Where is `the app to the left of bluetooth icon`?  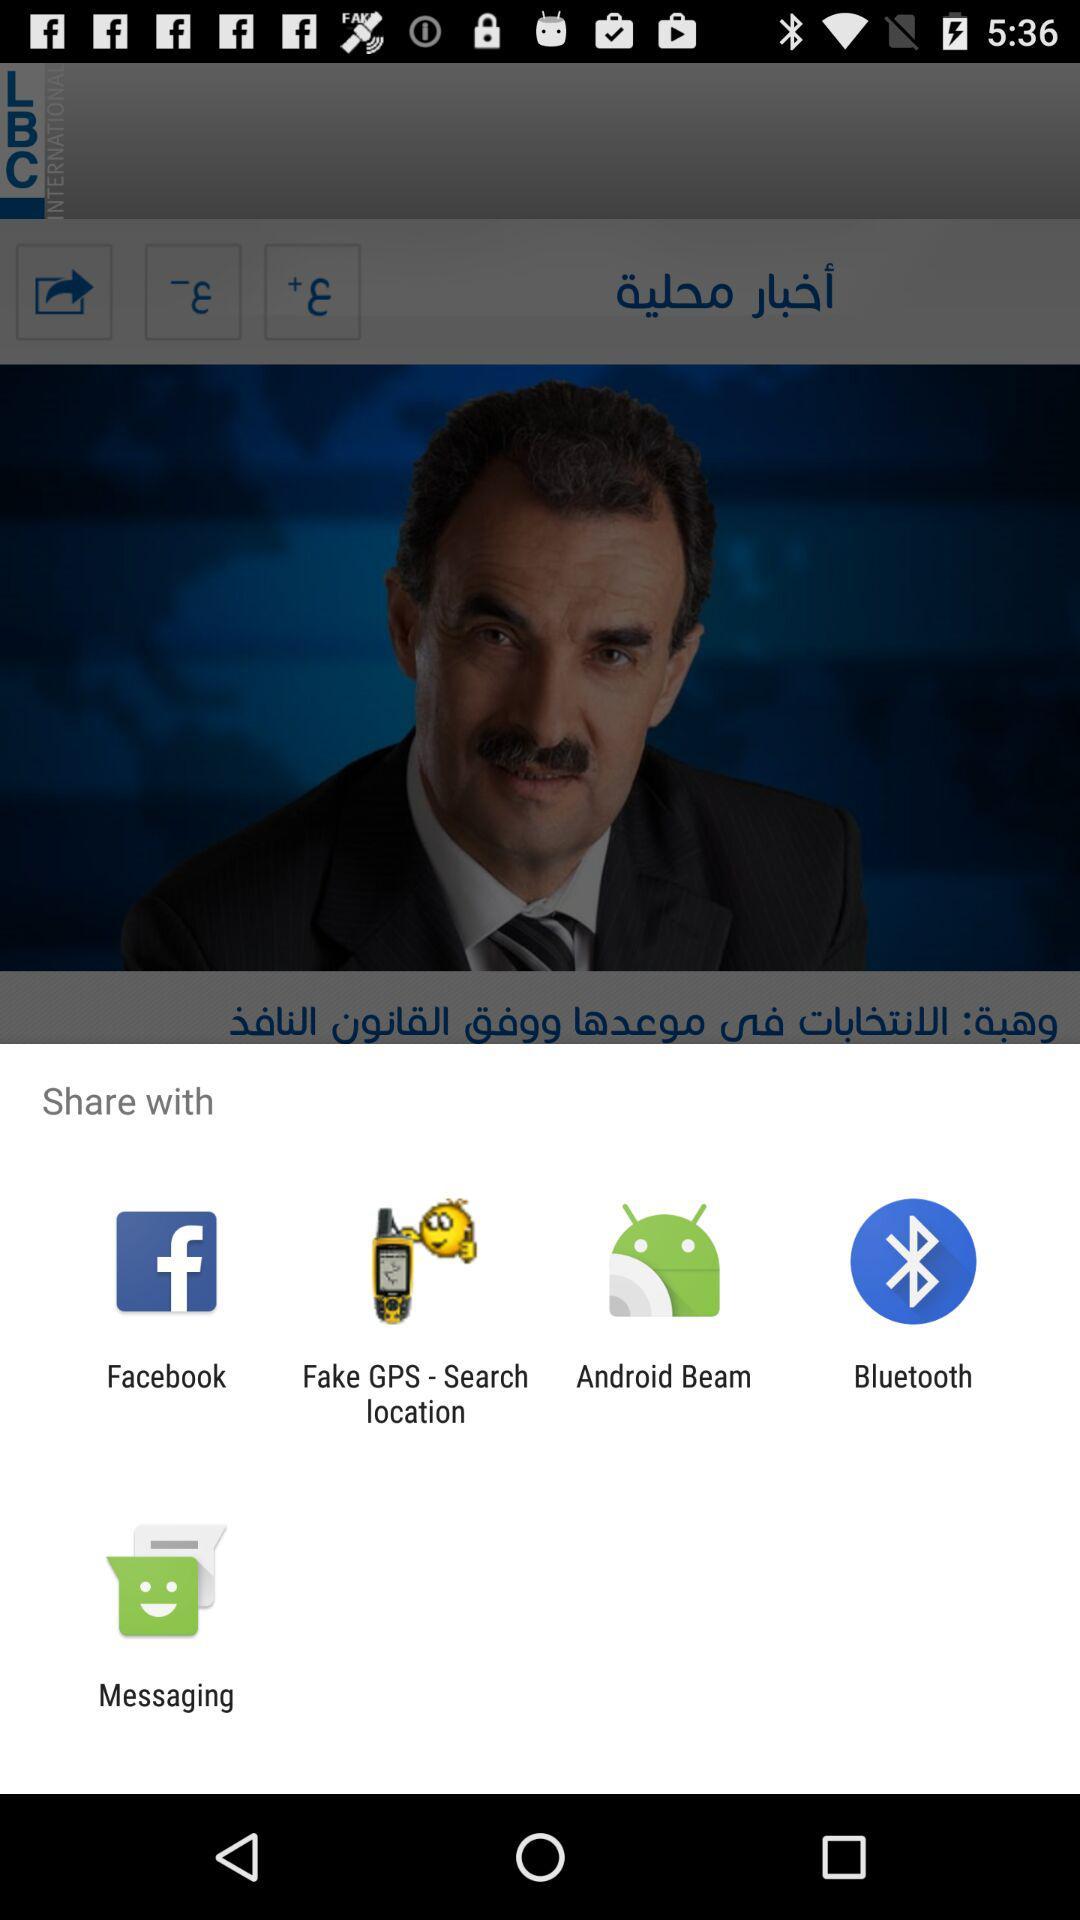 the app to the left of bluetooth icon is located at coordinates (664, 1392).